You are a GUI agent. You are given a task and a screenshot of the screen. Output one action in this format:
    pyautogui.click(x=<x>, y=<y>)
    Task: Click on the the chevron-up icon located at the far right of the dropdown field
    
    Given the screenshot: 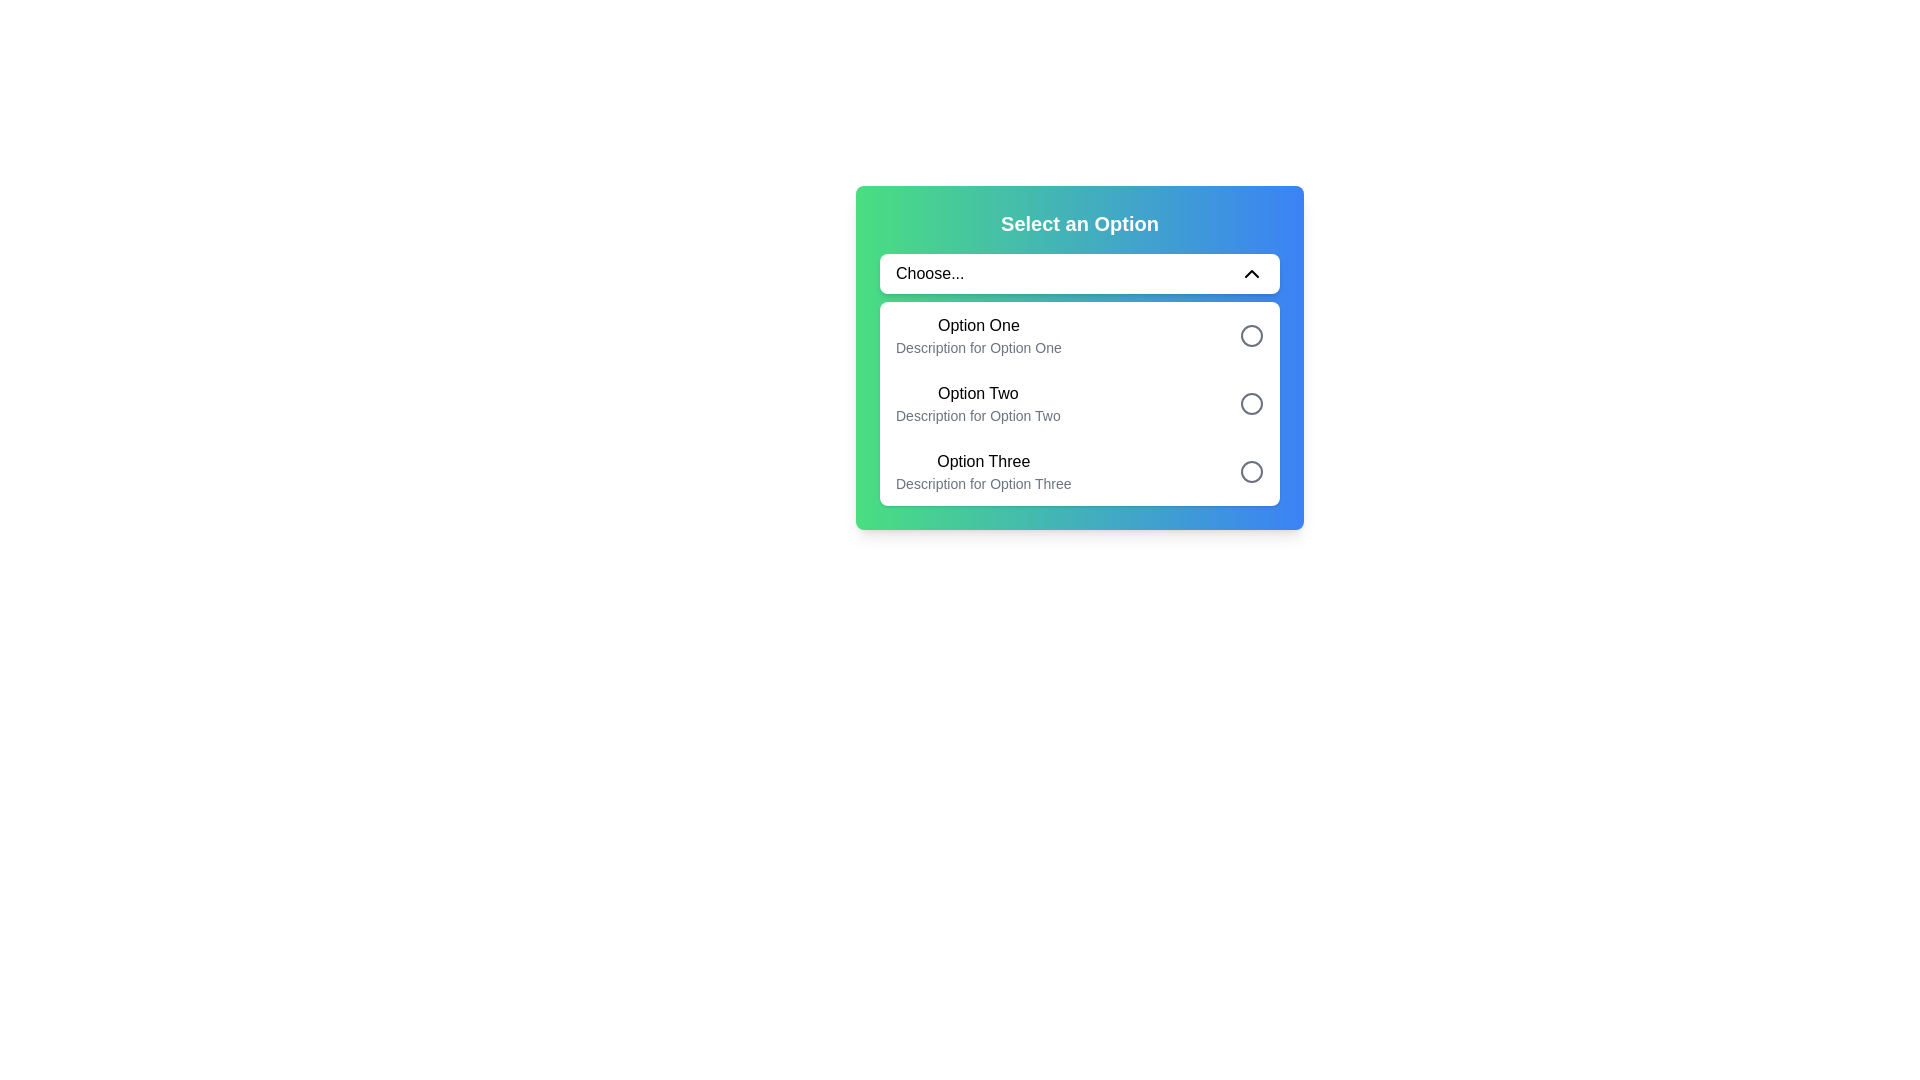 What is the action you would take?
    pyautogui.click(x=1251, y=273)
    